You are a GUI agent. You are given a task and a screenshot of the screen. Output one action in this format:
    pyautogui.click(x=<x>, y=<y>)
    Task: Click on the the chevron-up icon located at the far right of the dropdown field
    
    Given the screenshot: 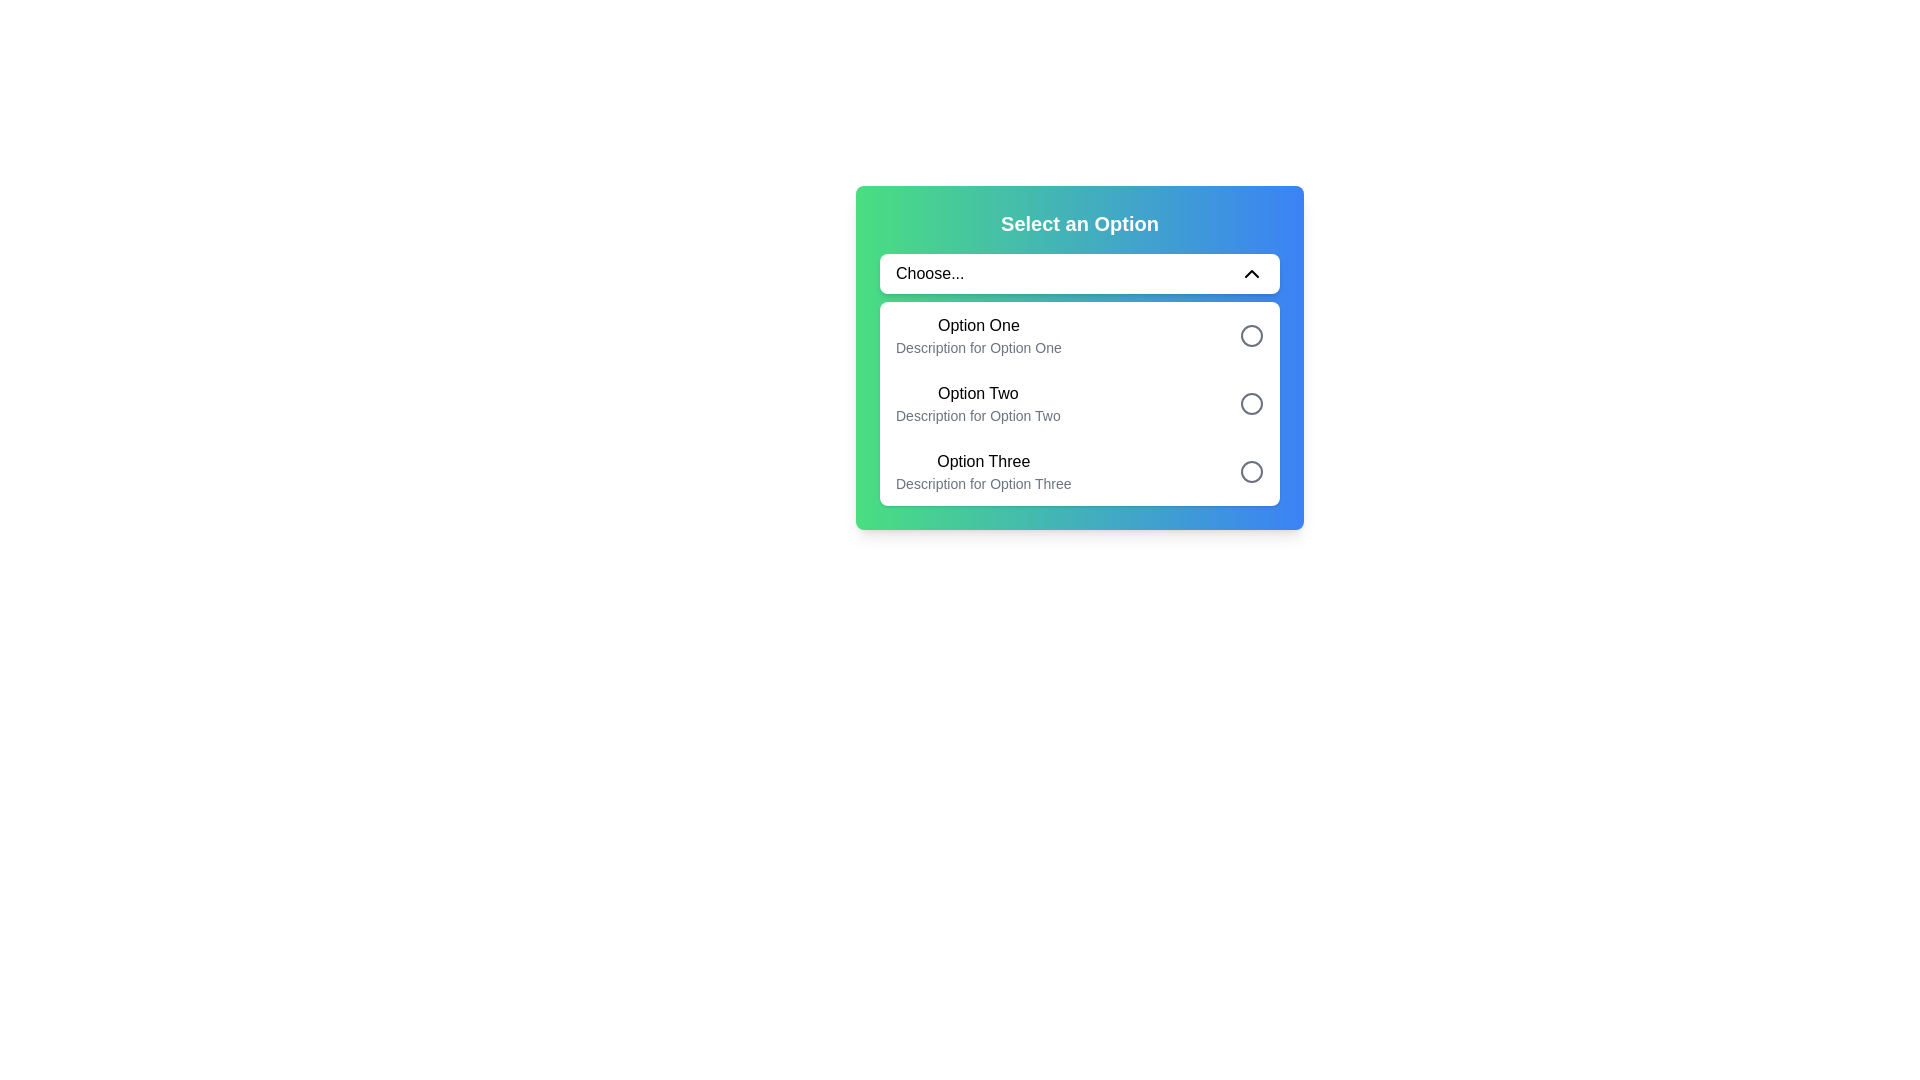 What is the action you would take?
    pyautogui.click(x=1251, y=273)
    